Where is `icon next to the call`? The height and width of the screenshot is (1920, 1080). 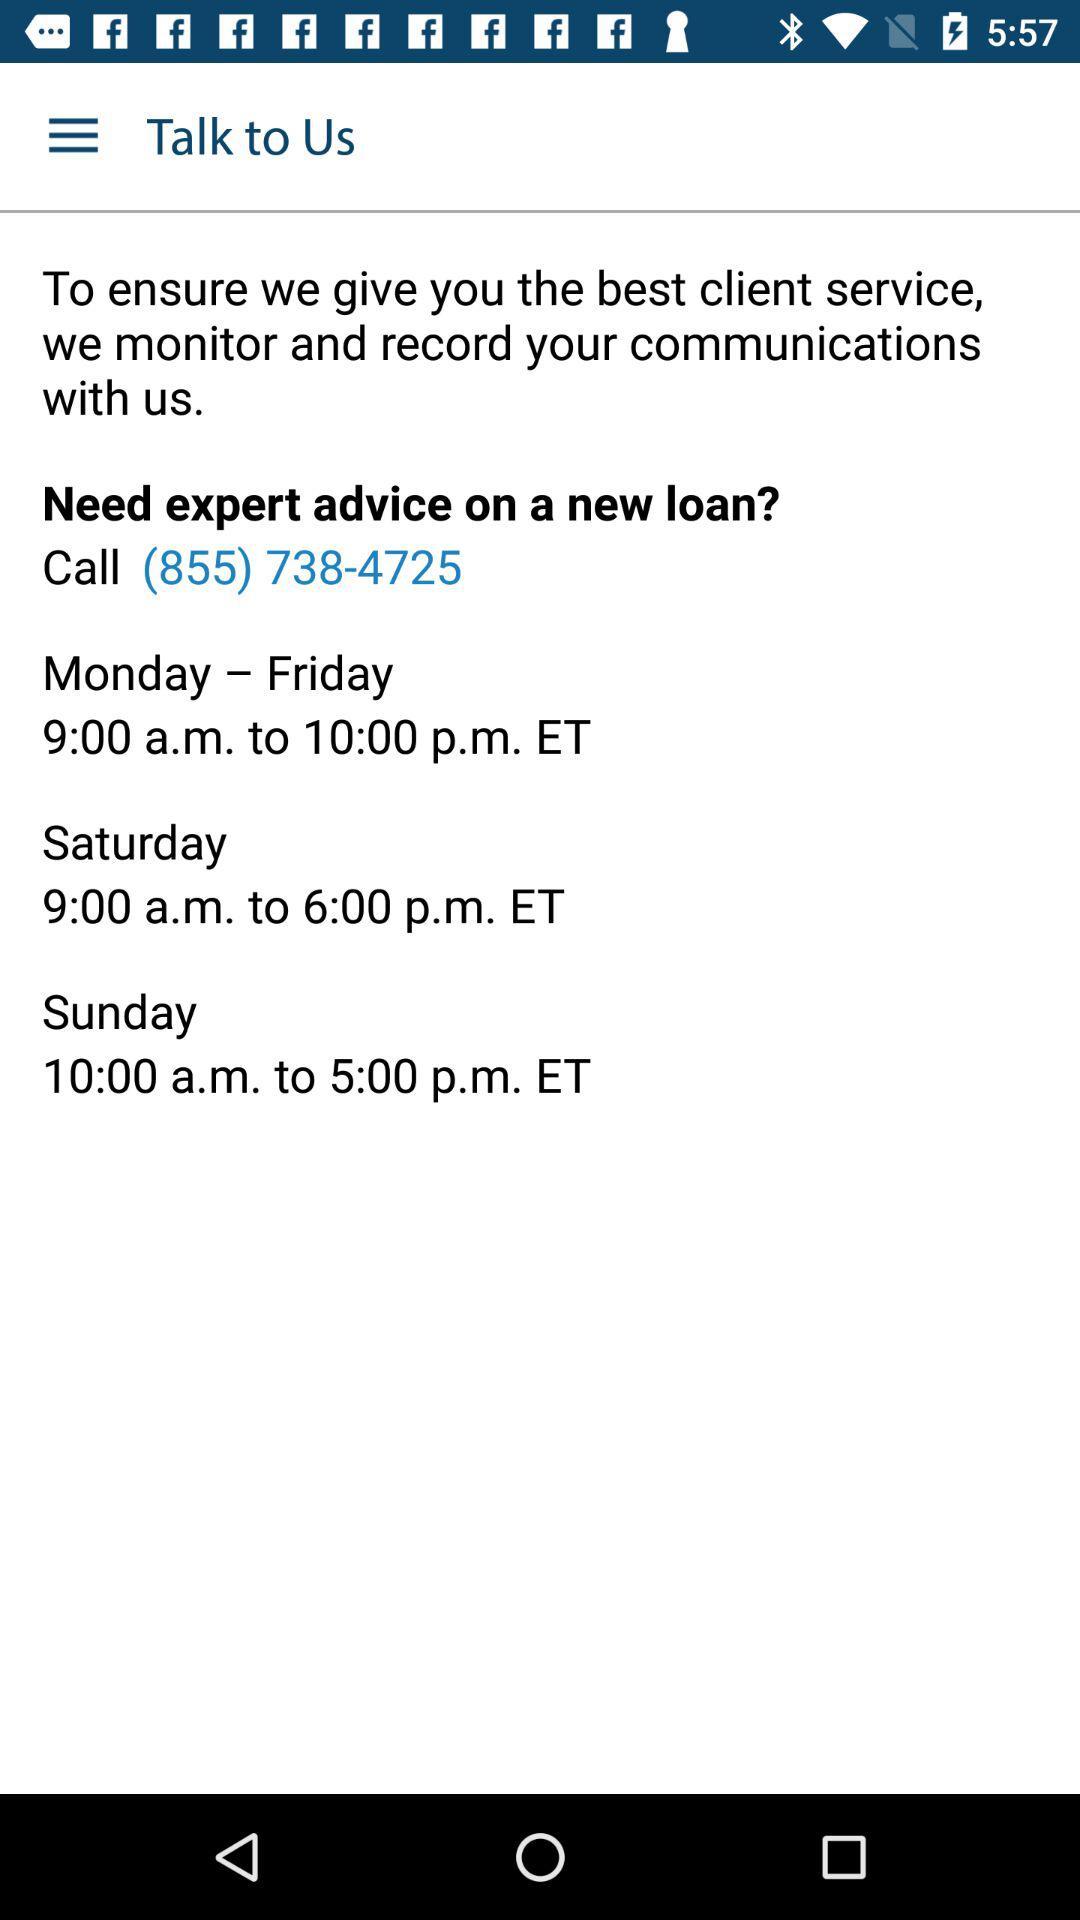
icon next to the call is located at coordinates (301, 564).